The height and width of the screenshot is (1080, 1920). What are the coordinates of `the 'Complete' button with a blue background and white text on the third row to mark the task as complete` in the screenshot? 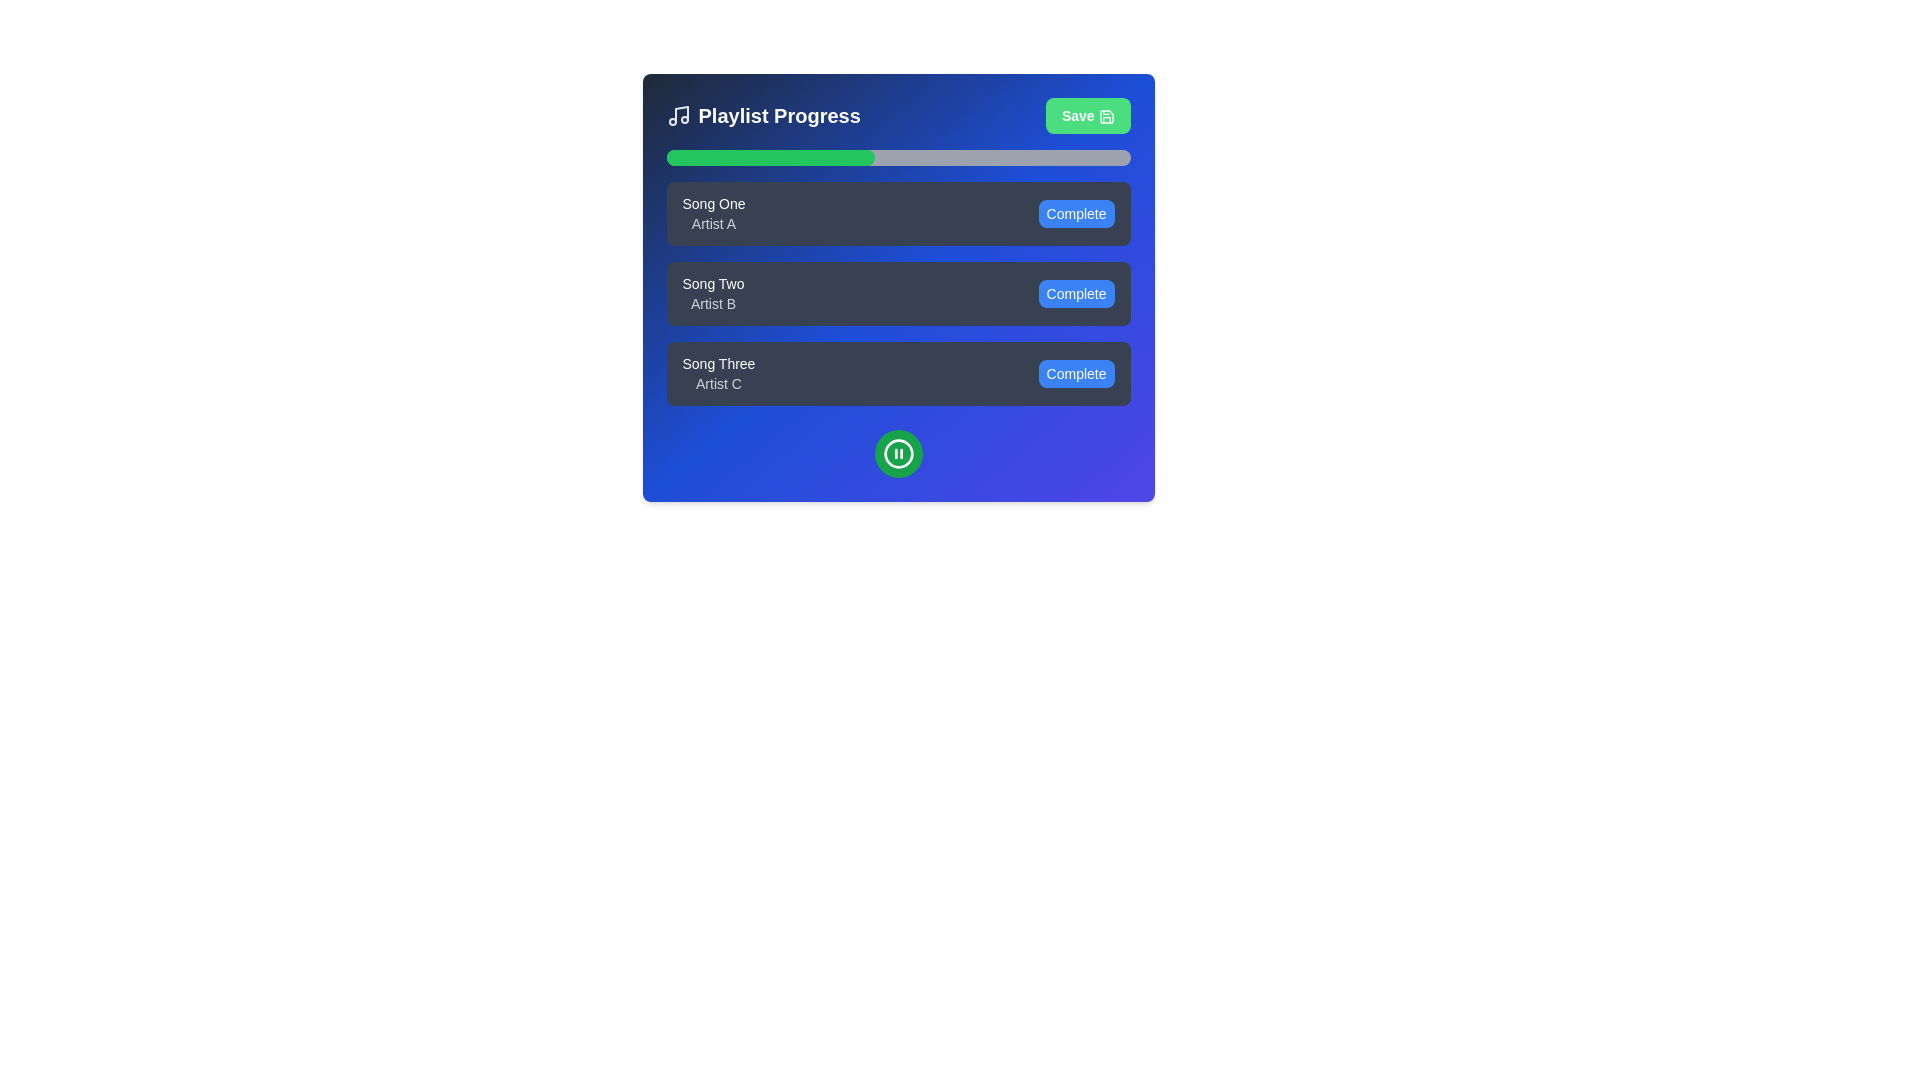 It's located at (1075, 374).